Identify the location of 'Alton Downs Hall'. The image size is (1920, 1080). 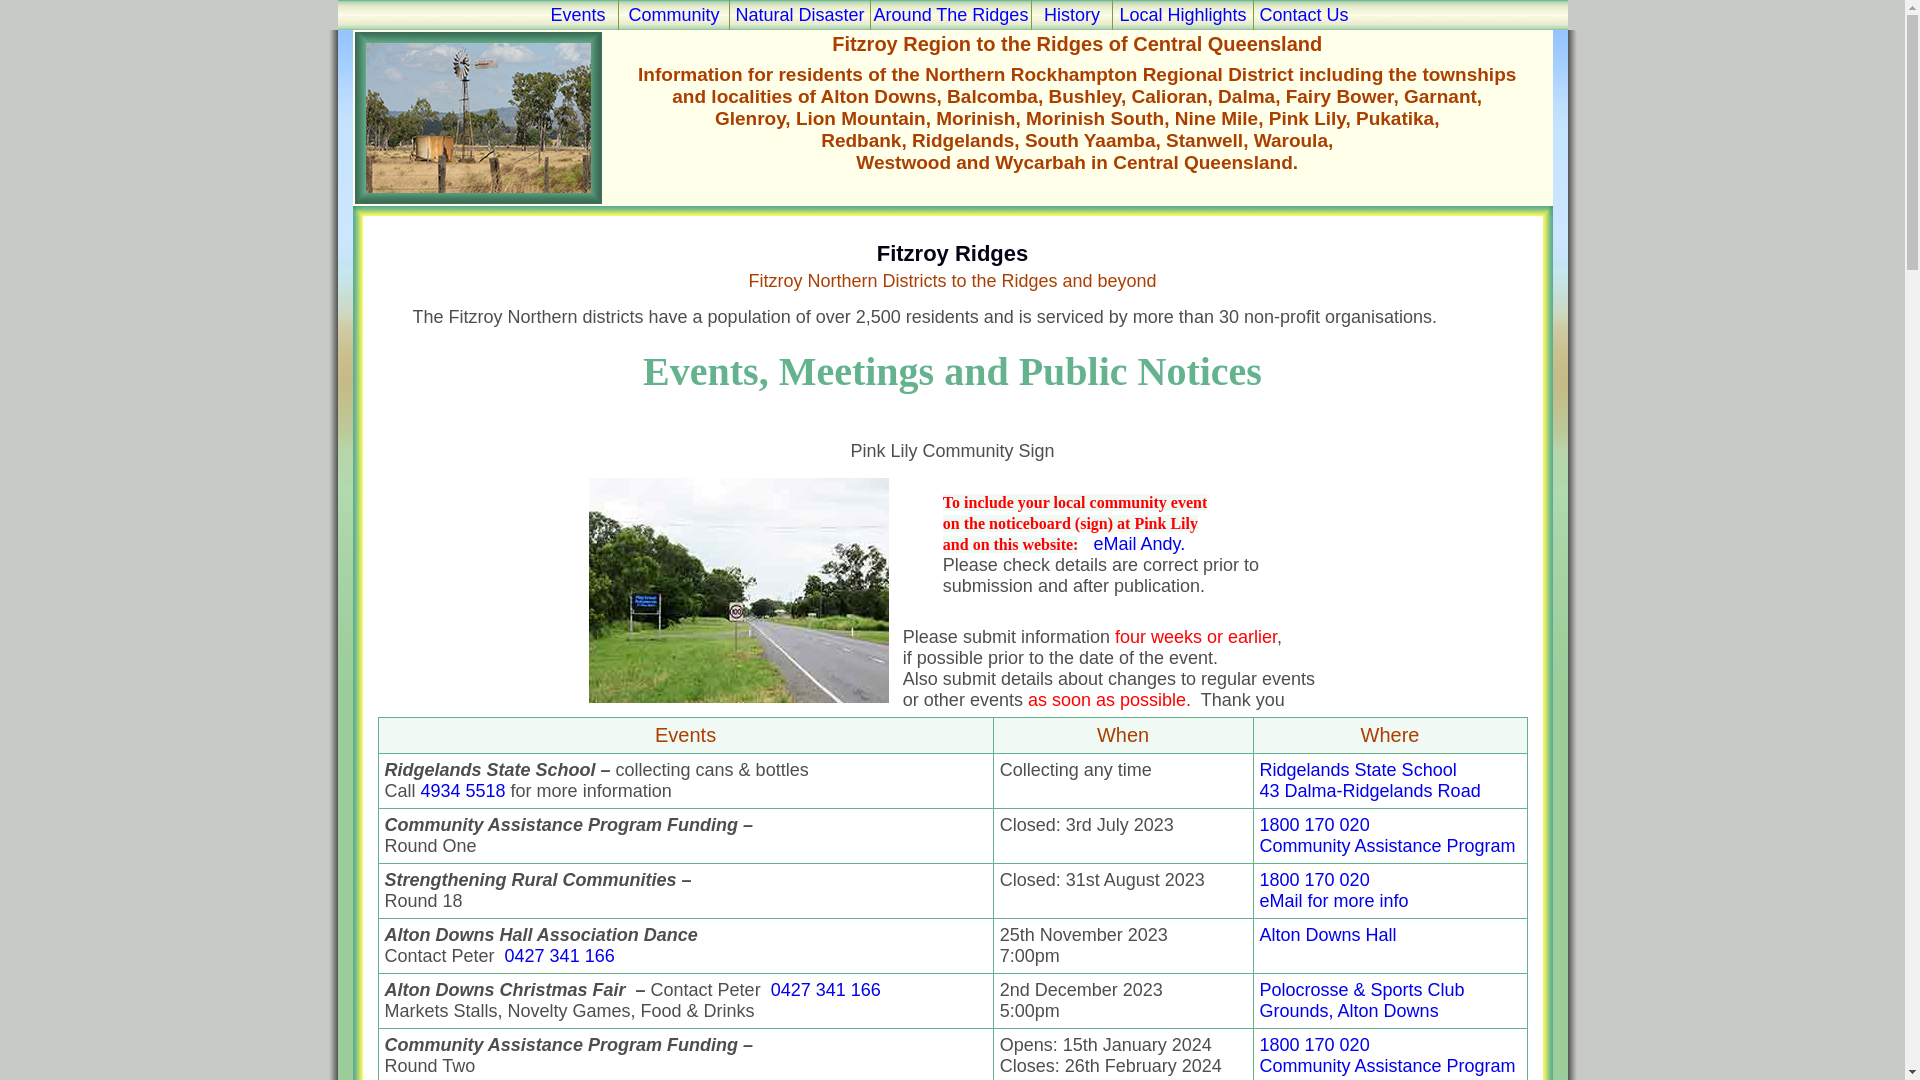
(1328, 934).